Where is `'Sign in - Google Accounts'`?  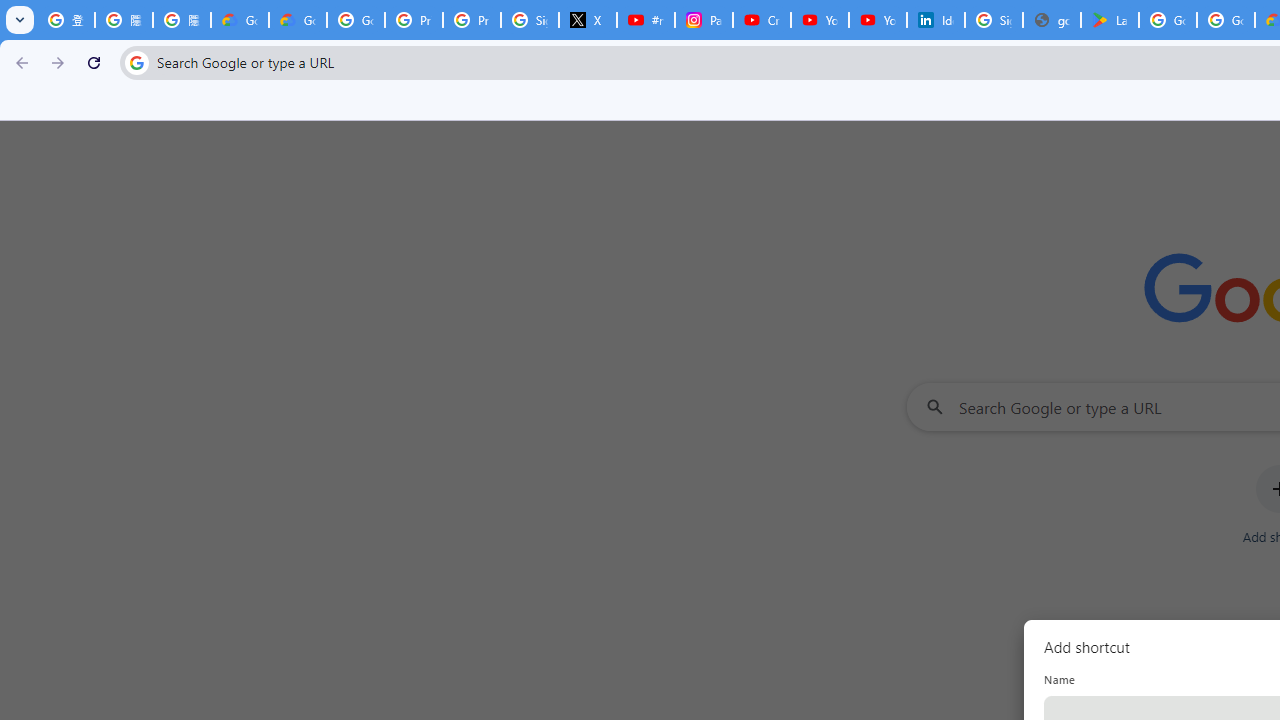 'Sign in - Google Accounts' is located at coordinates (993, 20).